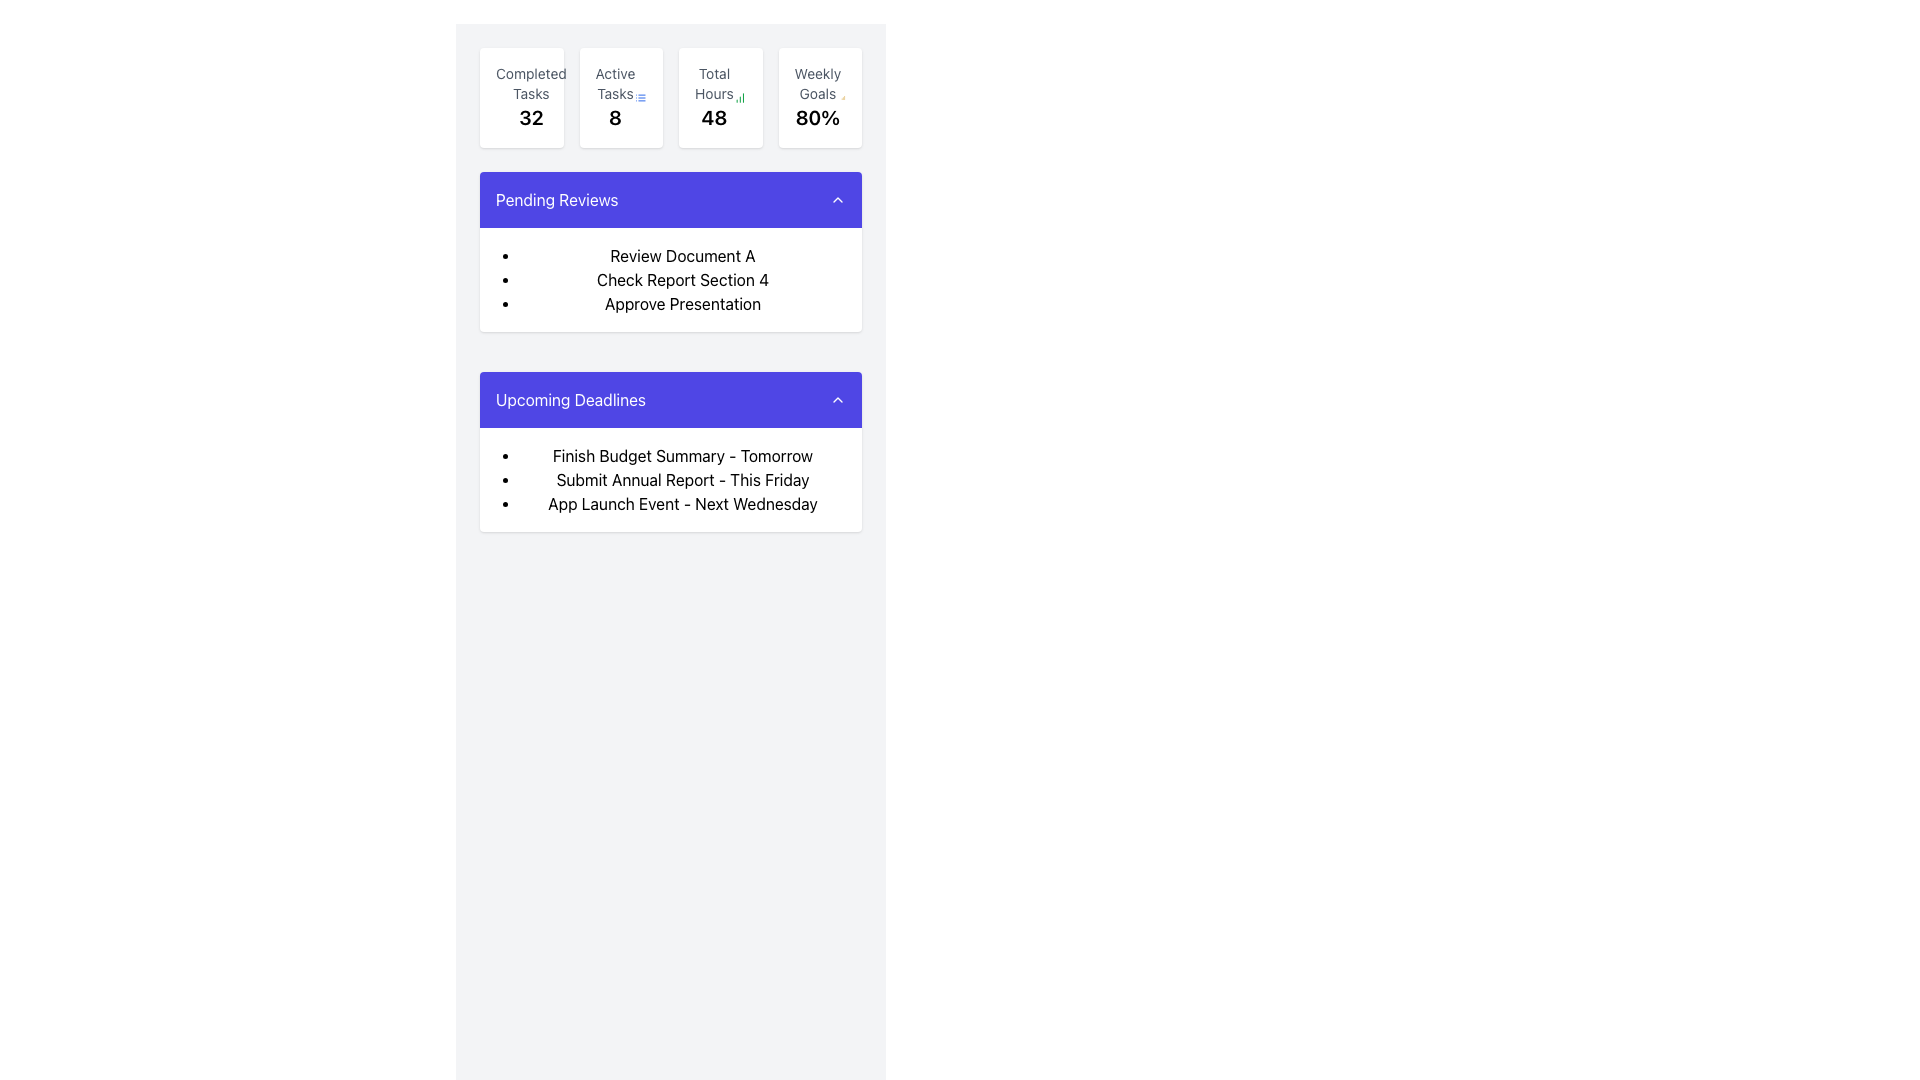  I want to click on the label displaying the count of active tasks, located beneath the 'Active Tasks' label within the second card of a grid layout, so click(614, 118).